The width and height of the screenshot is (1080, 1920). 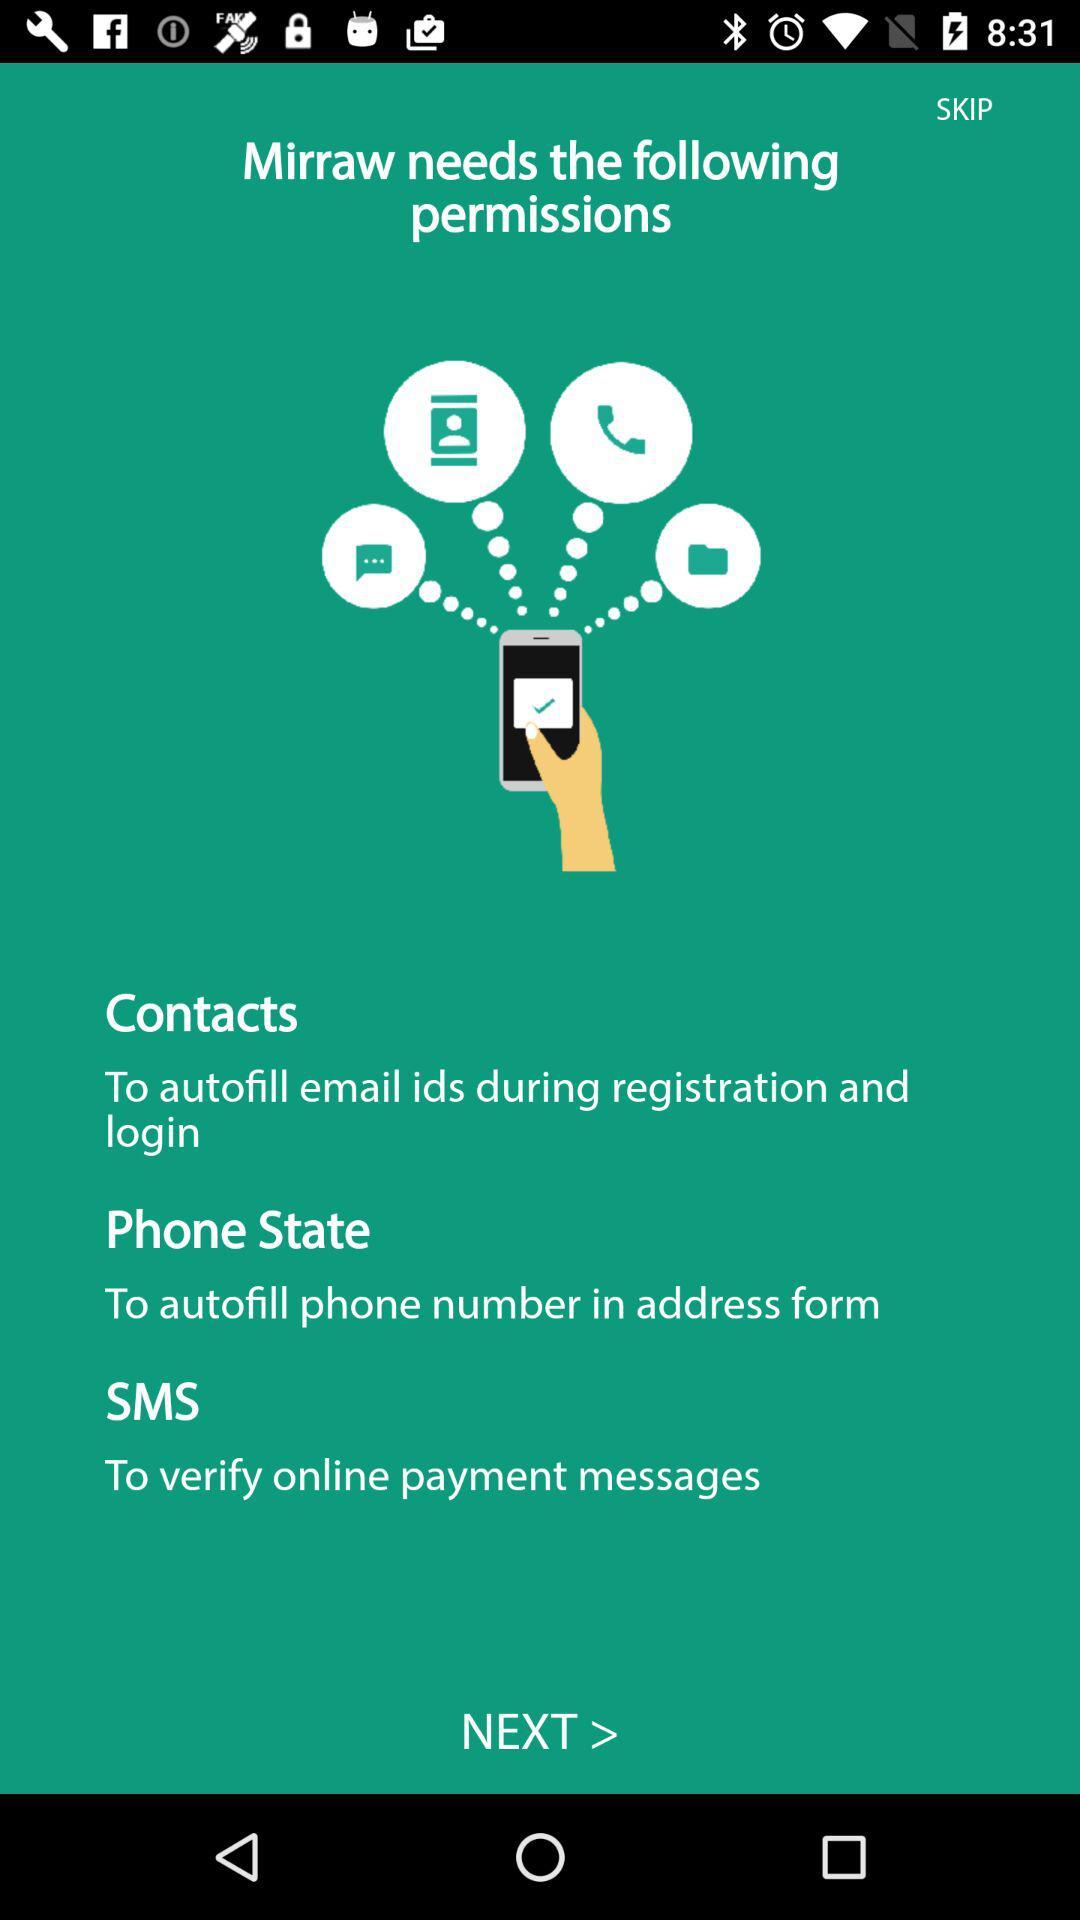 I want to click on the item above to autofill email, so click(x=963, y=108).